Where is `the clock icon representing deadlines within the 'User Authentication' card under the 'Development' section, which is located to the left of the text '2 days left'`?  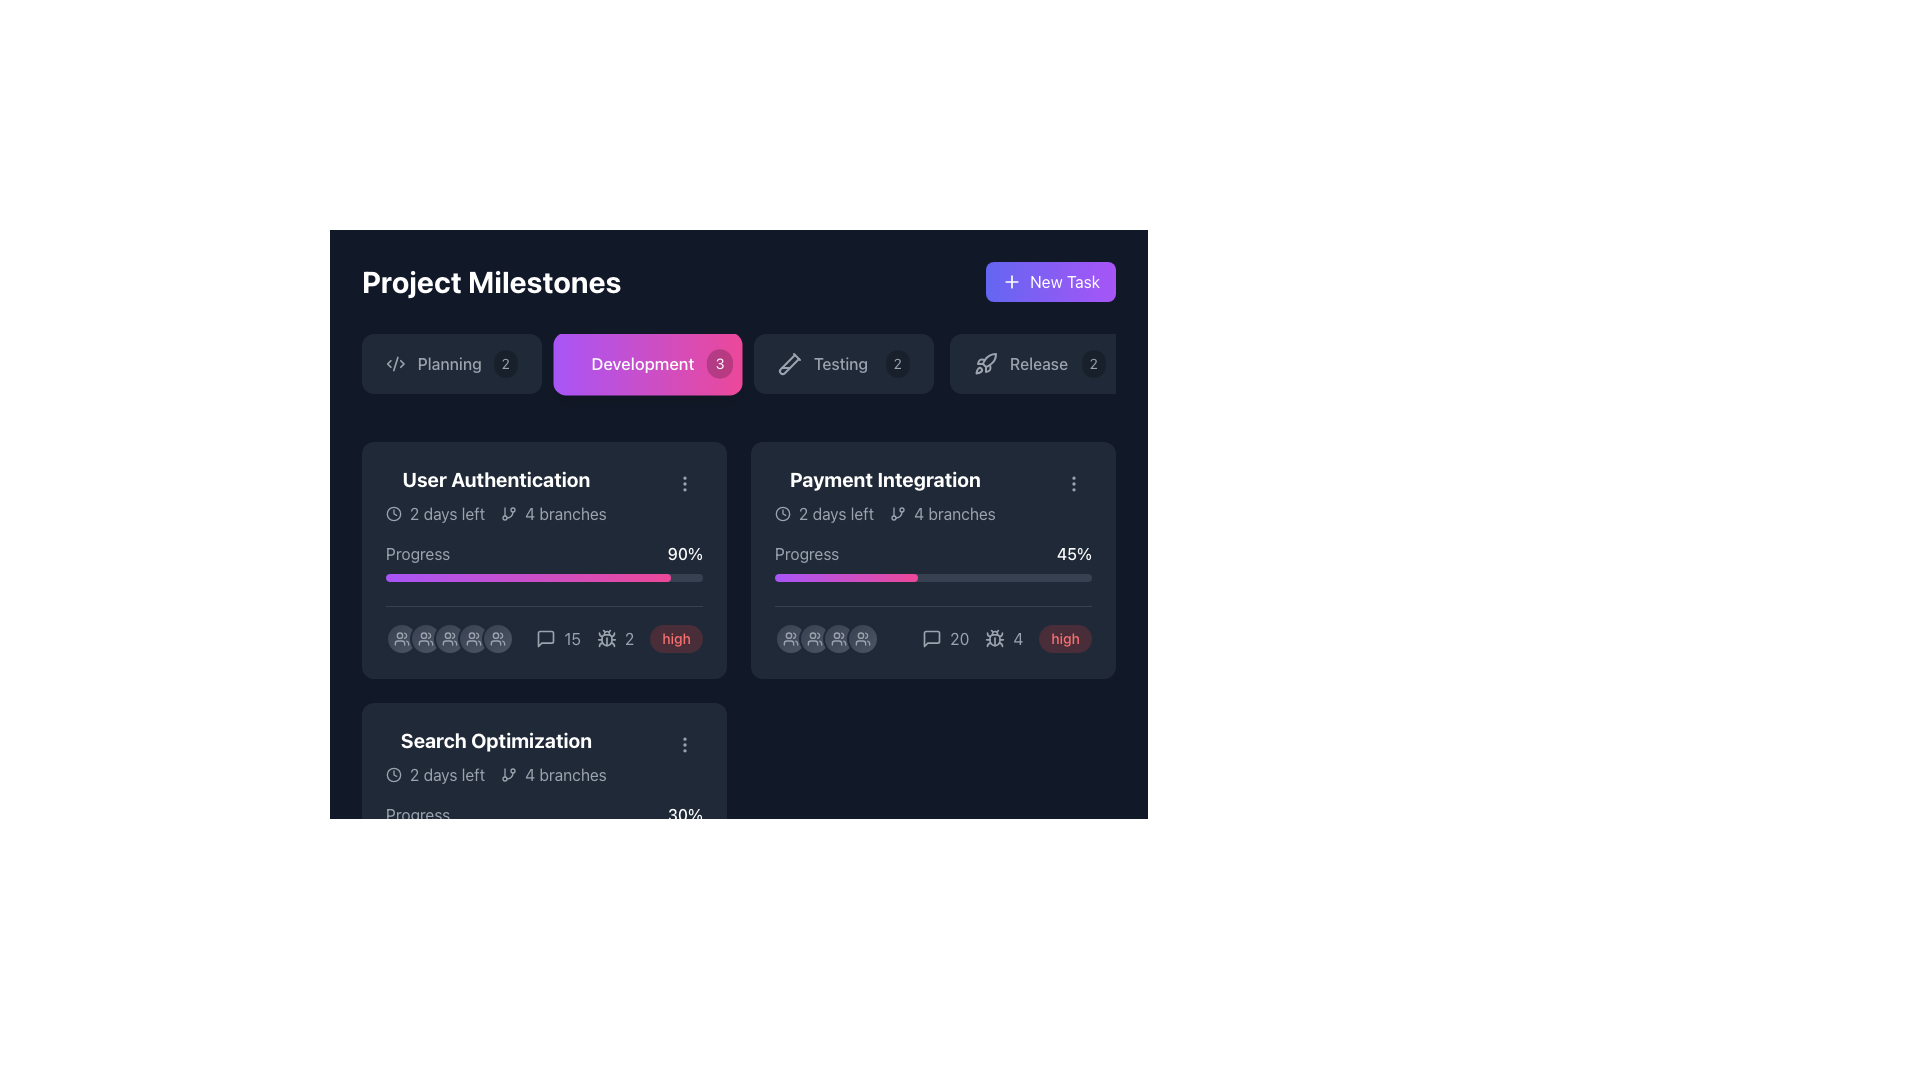
the clock icon representing deadlines within the 'User Authentication' card under the 'Development' section, which is located to the left of the text '2 days left' is located at coordinates (393, 512).